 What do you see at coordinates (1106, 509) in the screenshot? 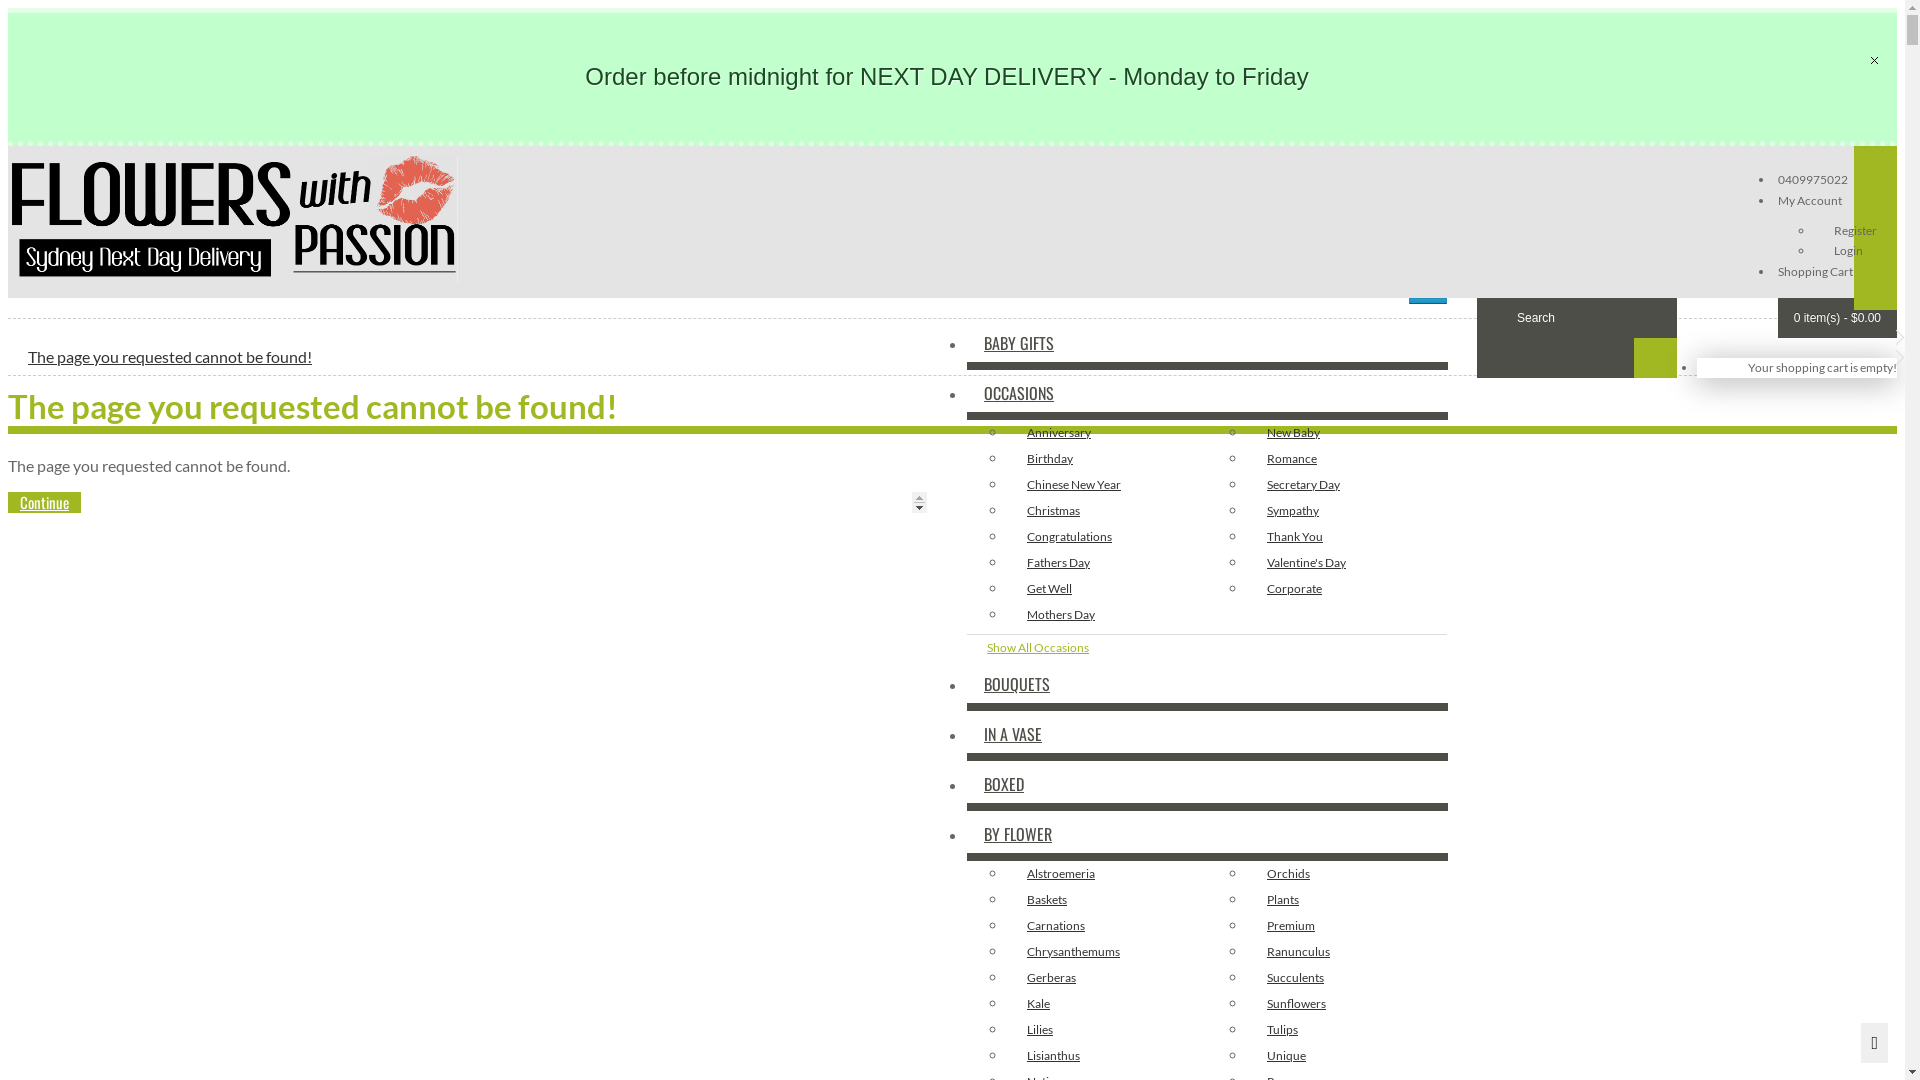
I see `'Christmas'` at bounding box center [1106, 509].